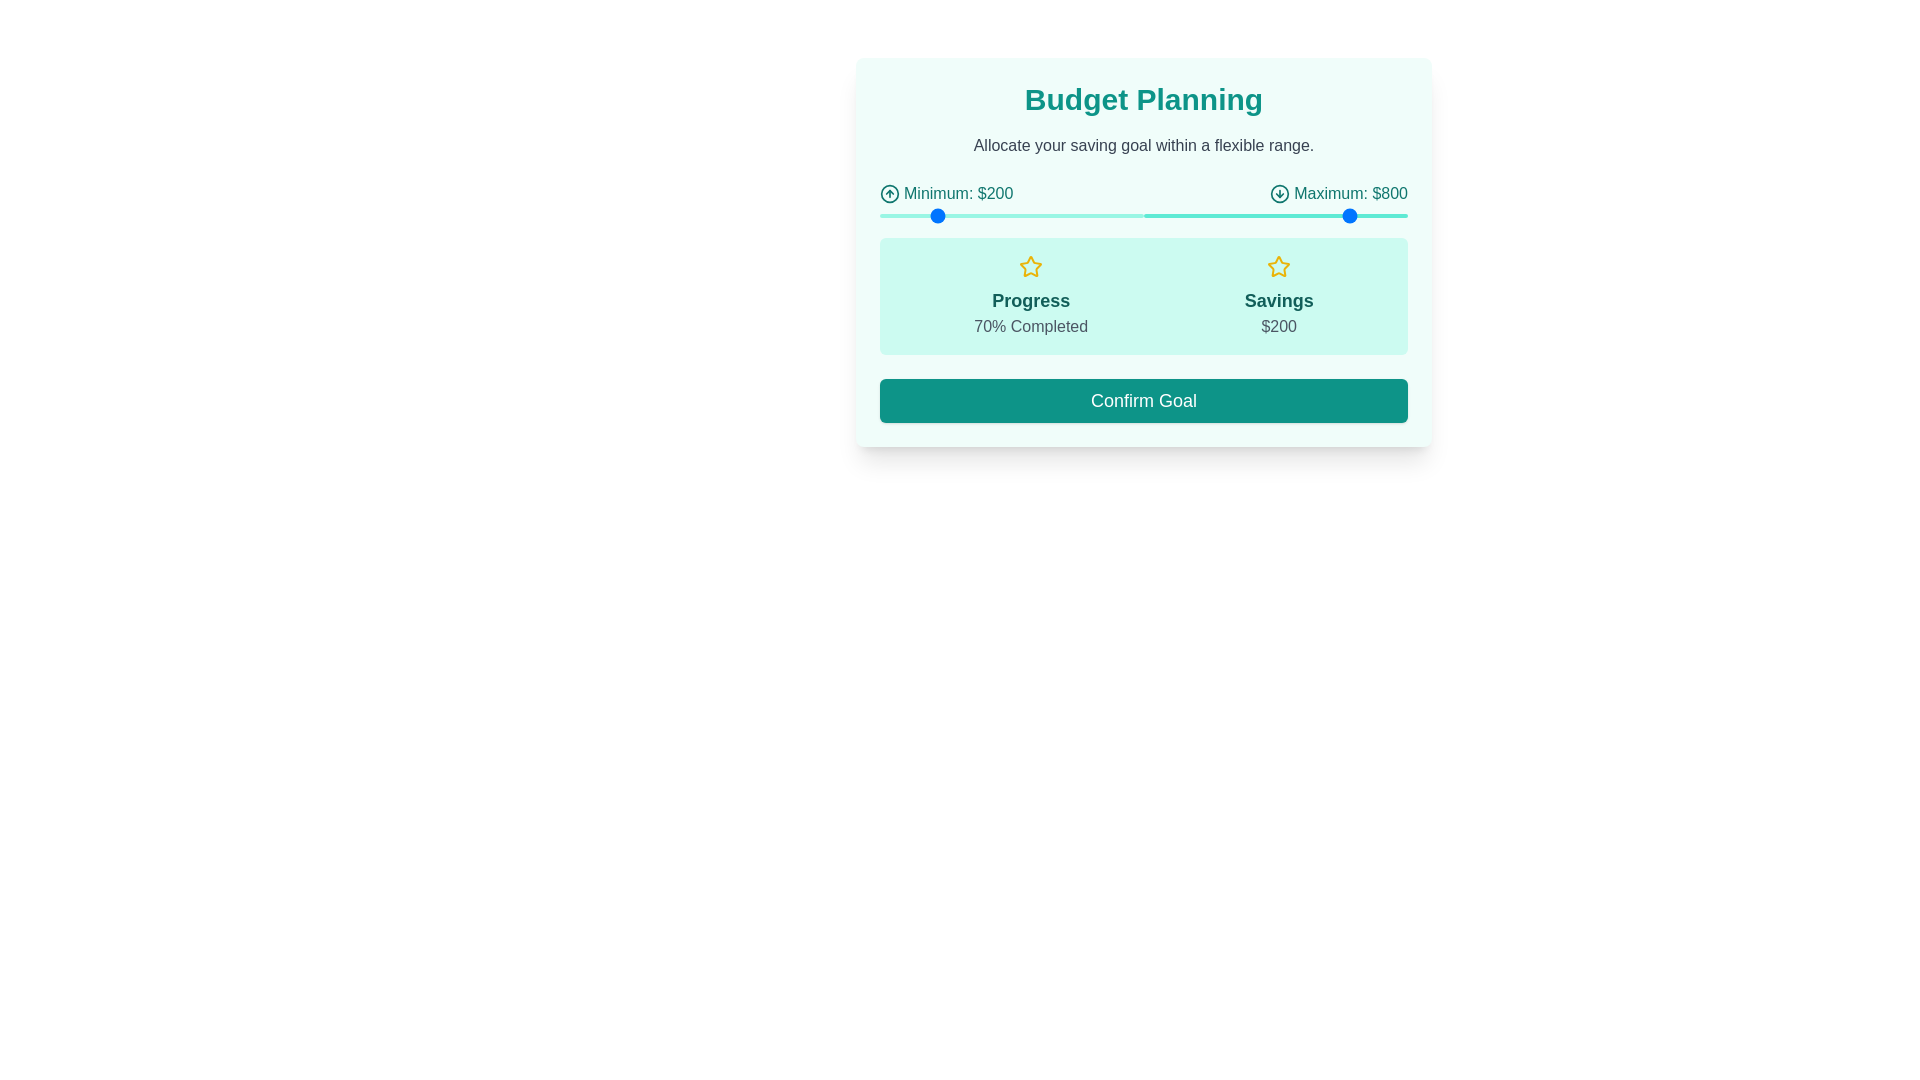  Describe the element at coordinates (1333, 216) in the screenshot. I see `the slider` at that location.